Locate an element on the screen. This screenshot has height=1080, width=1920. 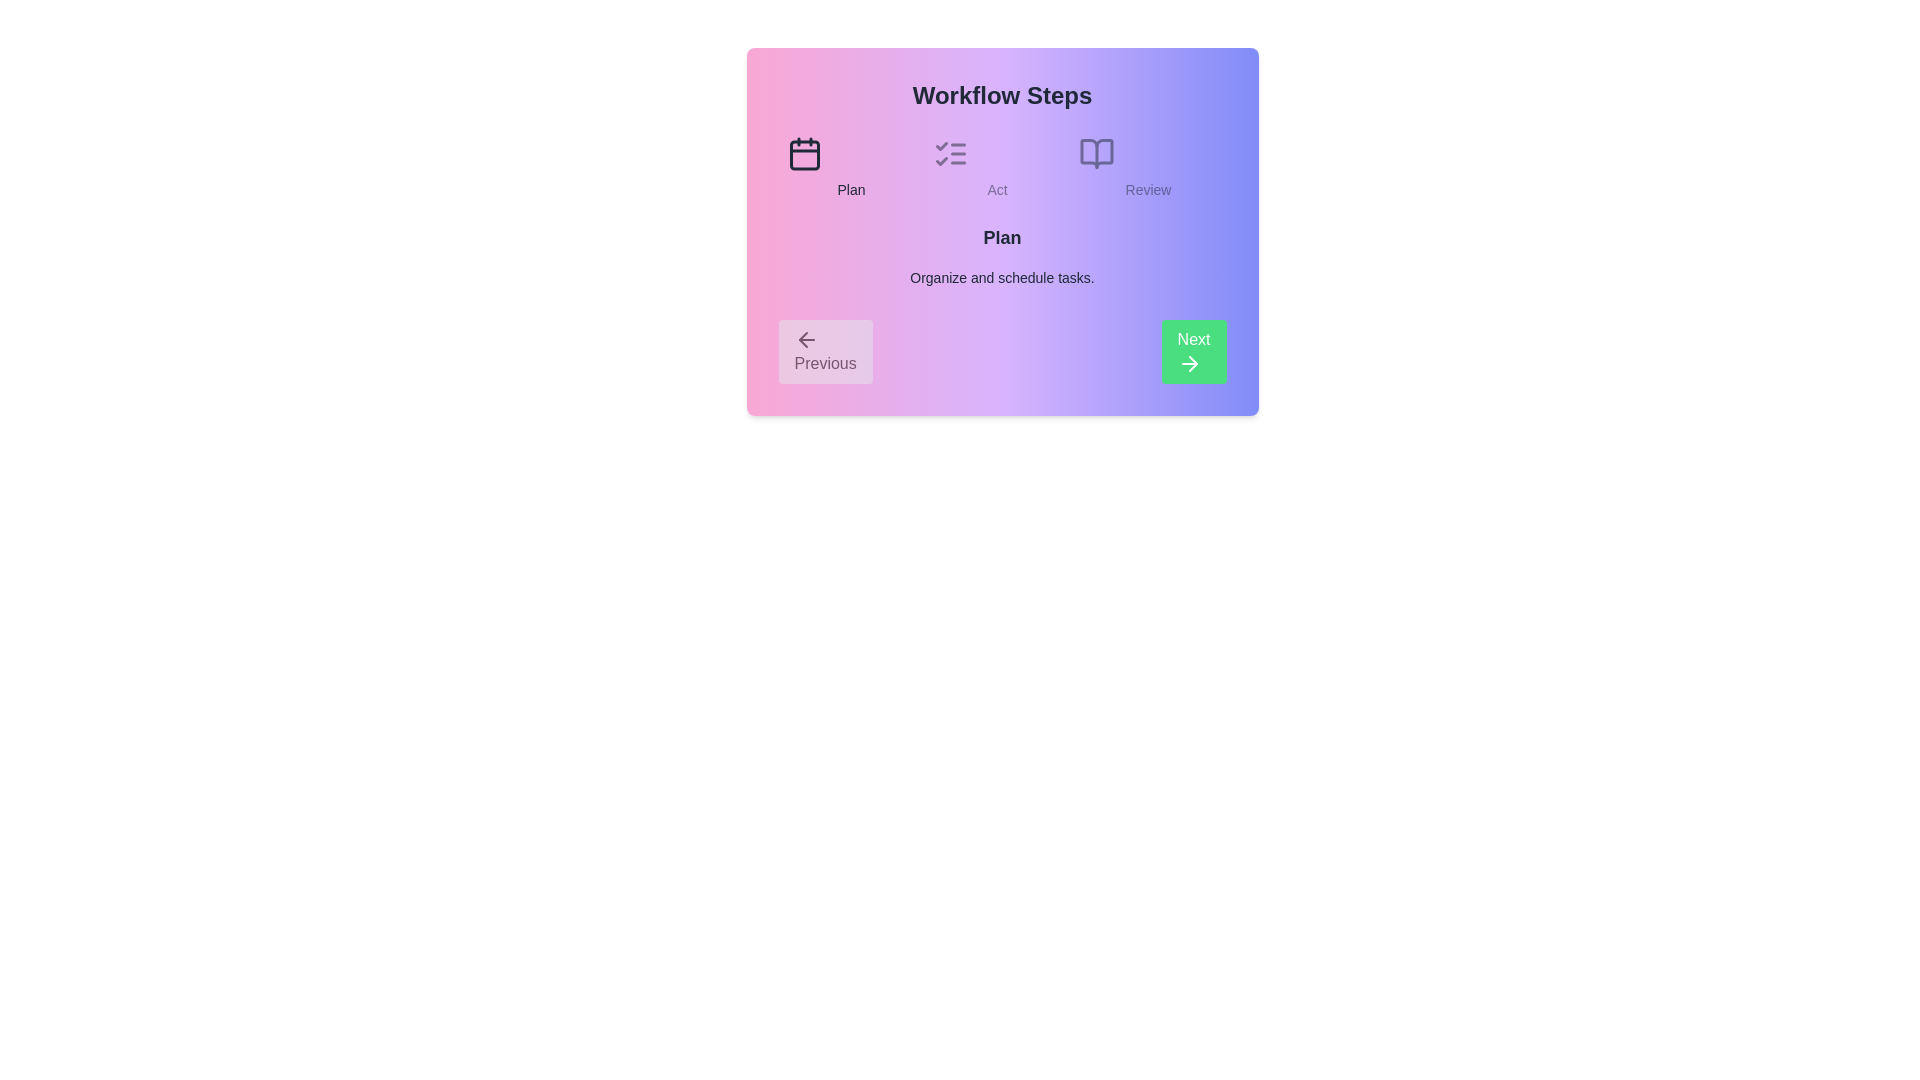
the step icon corresponding to Plan is located at coordinates (804, 153).